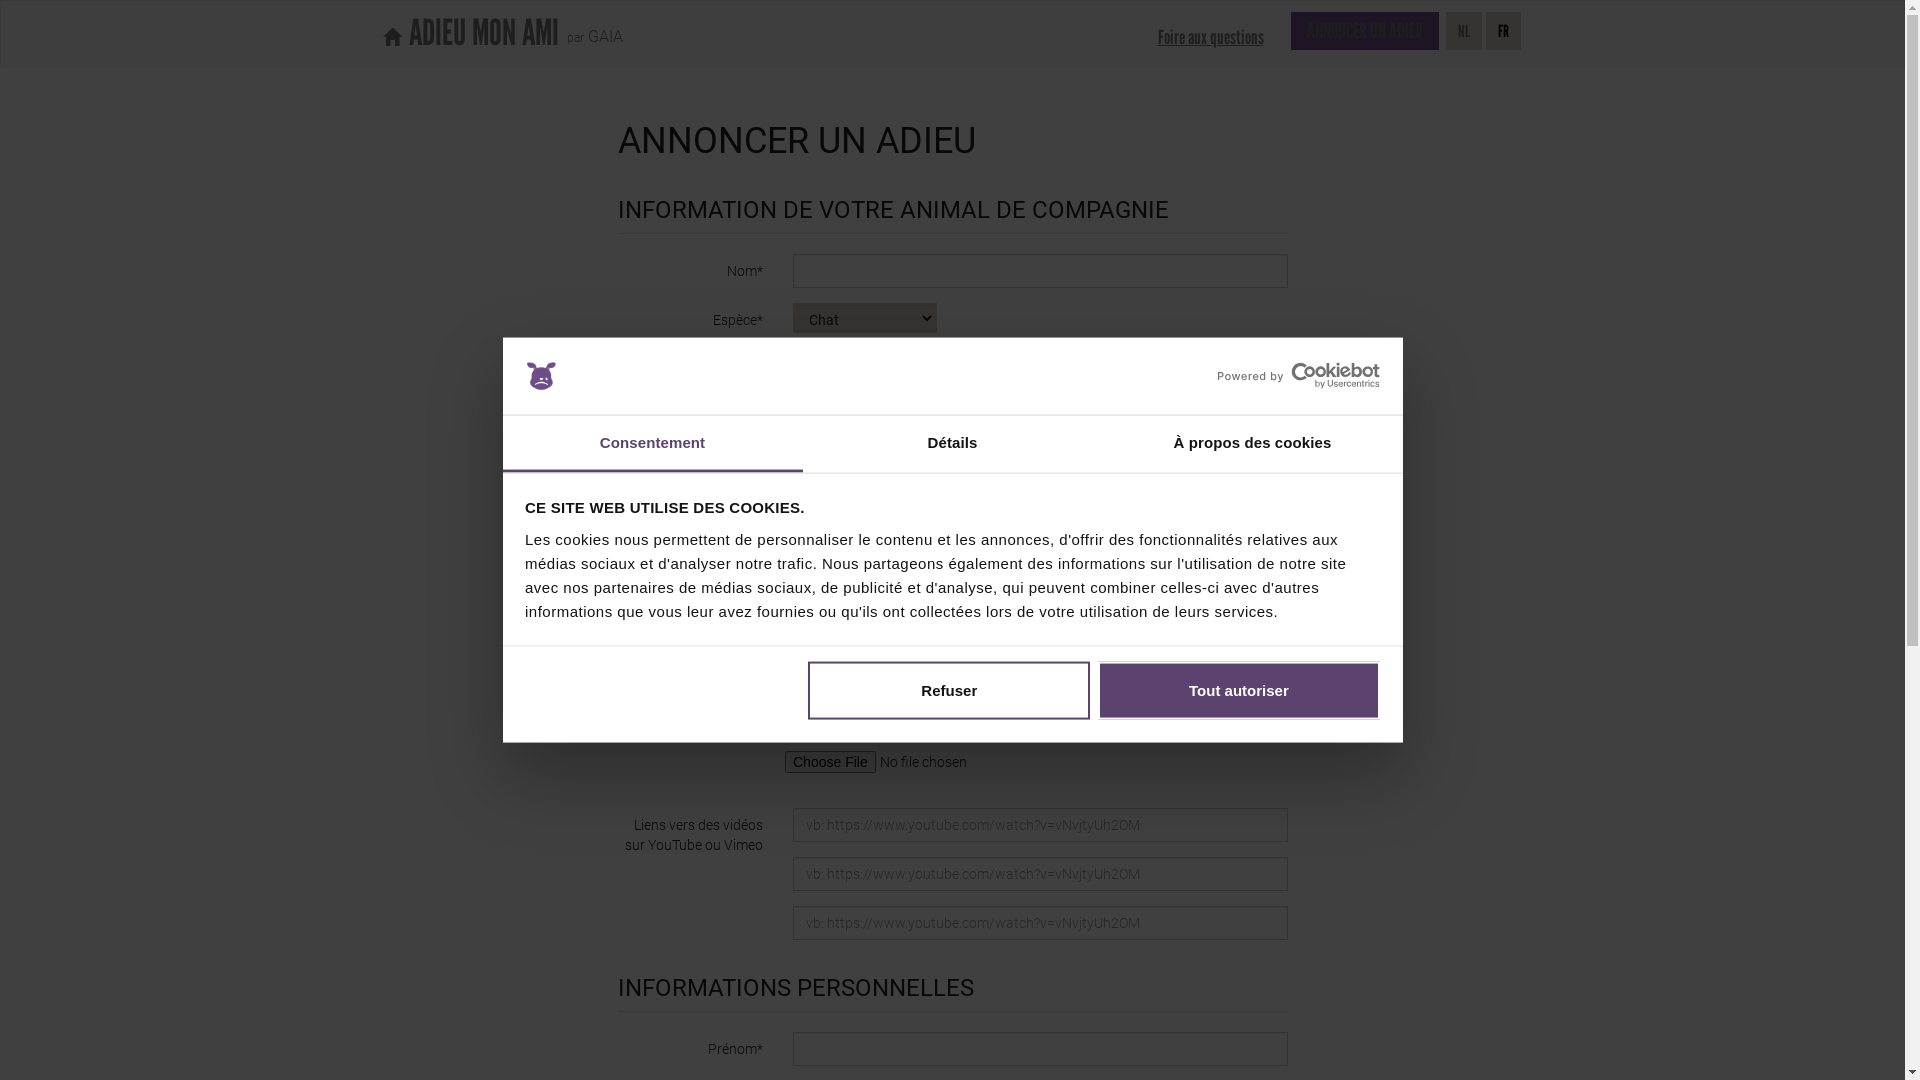 This screenshot has height=1080, width=1920. What do you see at coordinates (652, 442) in the screenshot?
I see `'Consentement'` at bounding box center [652, 442].